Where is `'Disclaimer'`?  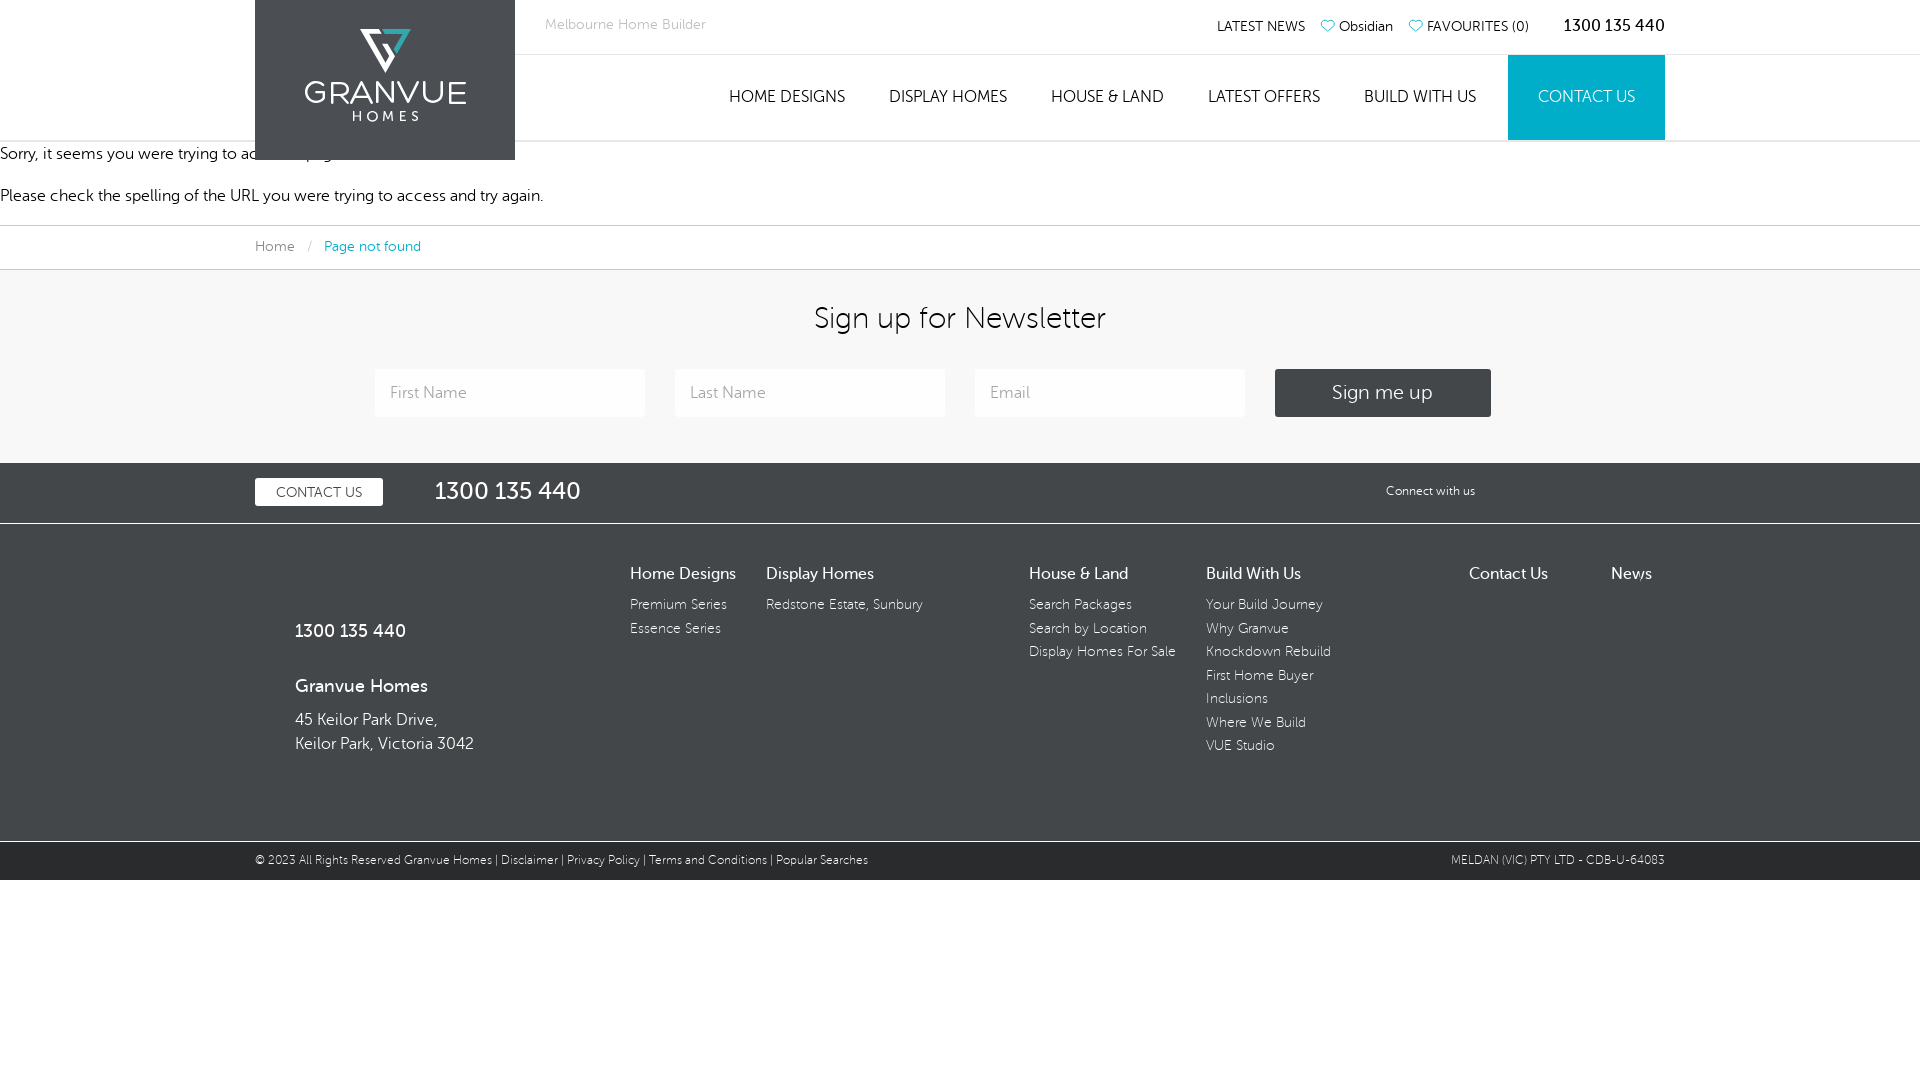 'Disclaimer' is located at coordinates (529, 859).